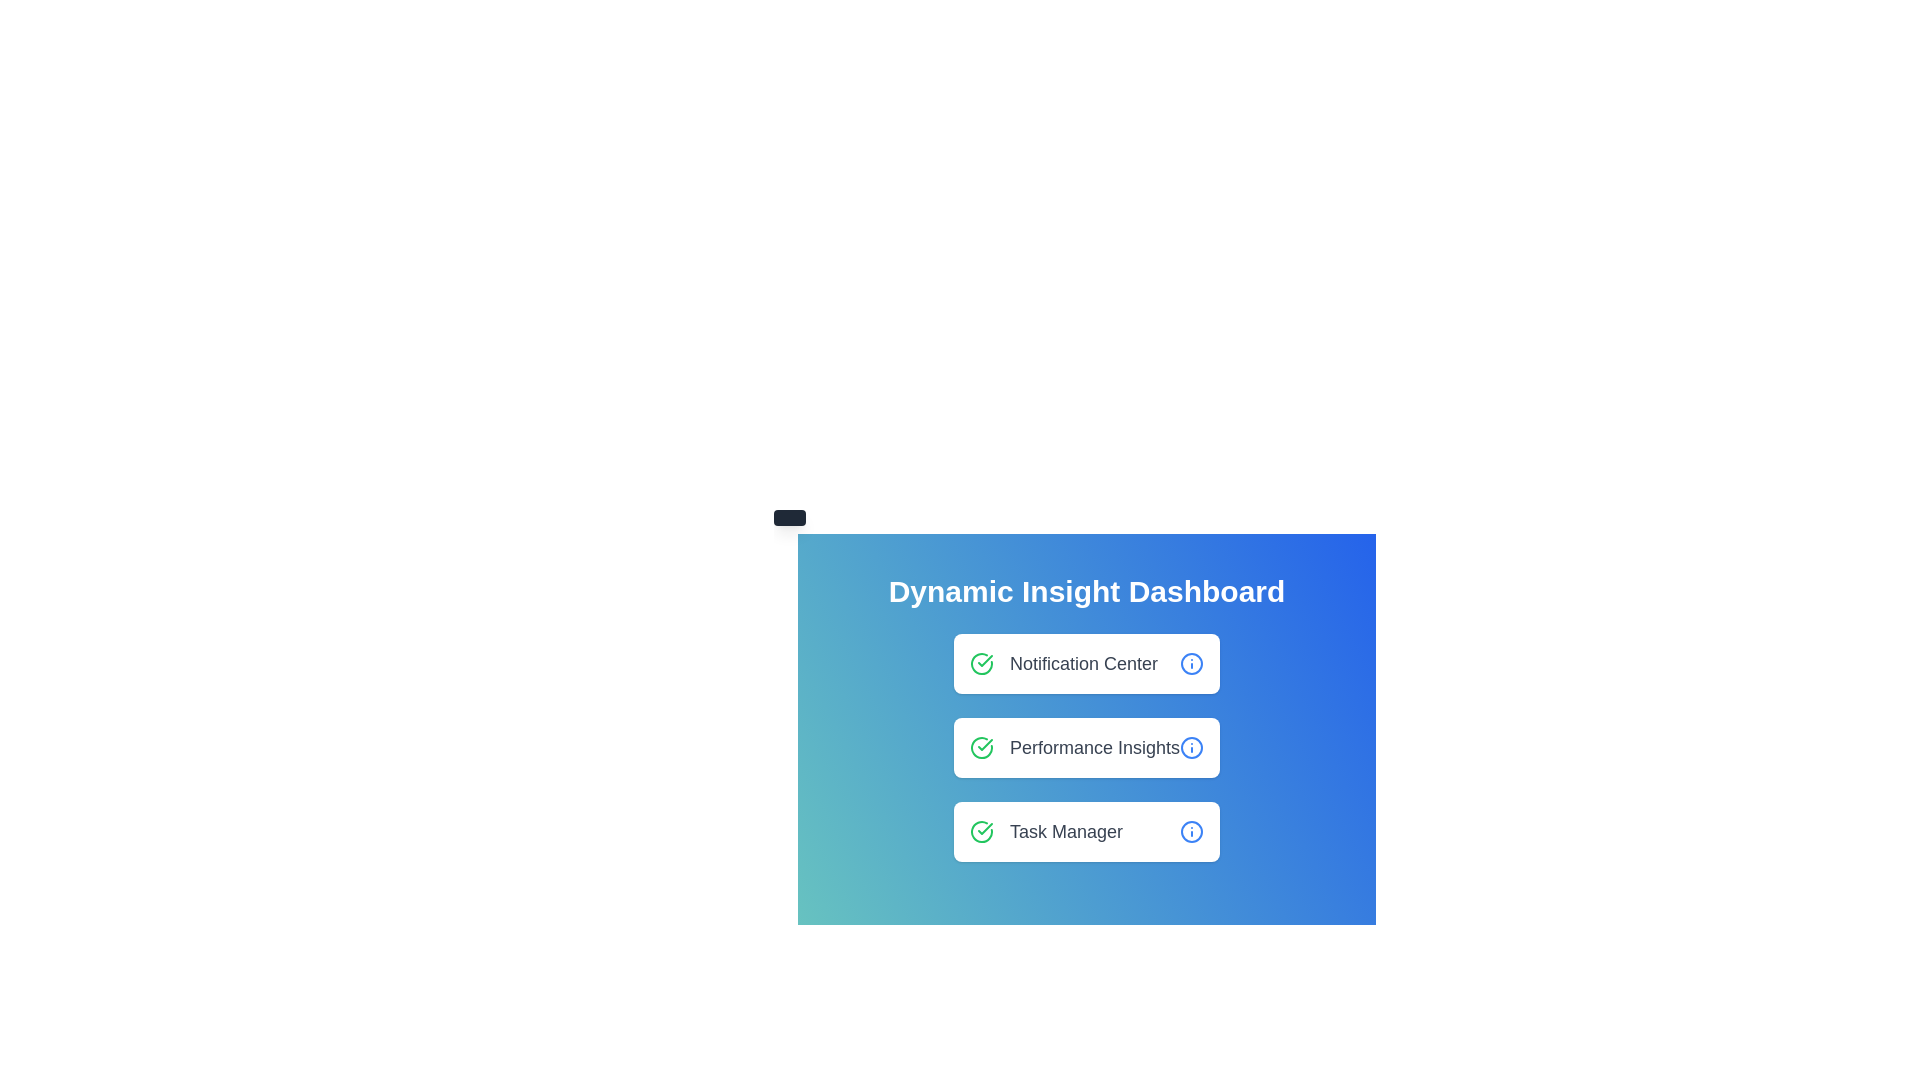 Image resolution: width=1920 pixels, height=1080 pixels. I want to click on text content of the 'Notification Center' label, which is styled in medium-sized gray font and indicates a completed status with a green checkmark icon next to it, so click(1063, 663).